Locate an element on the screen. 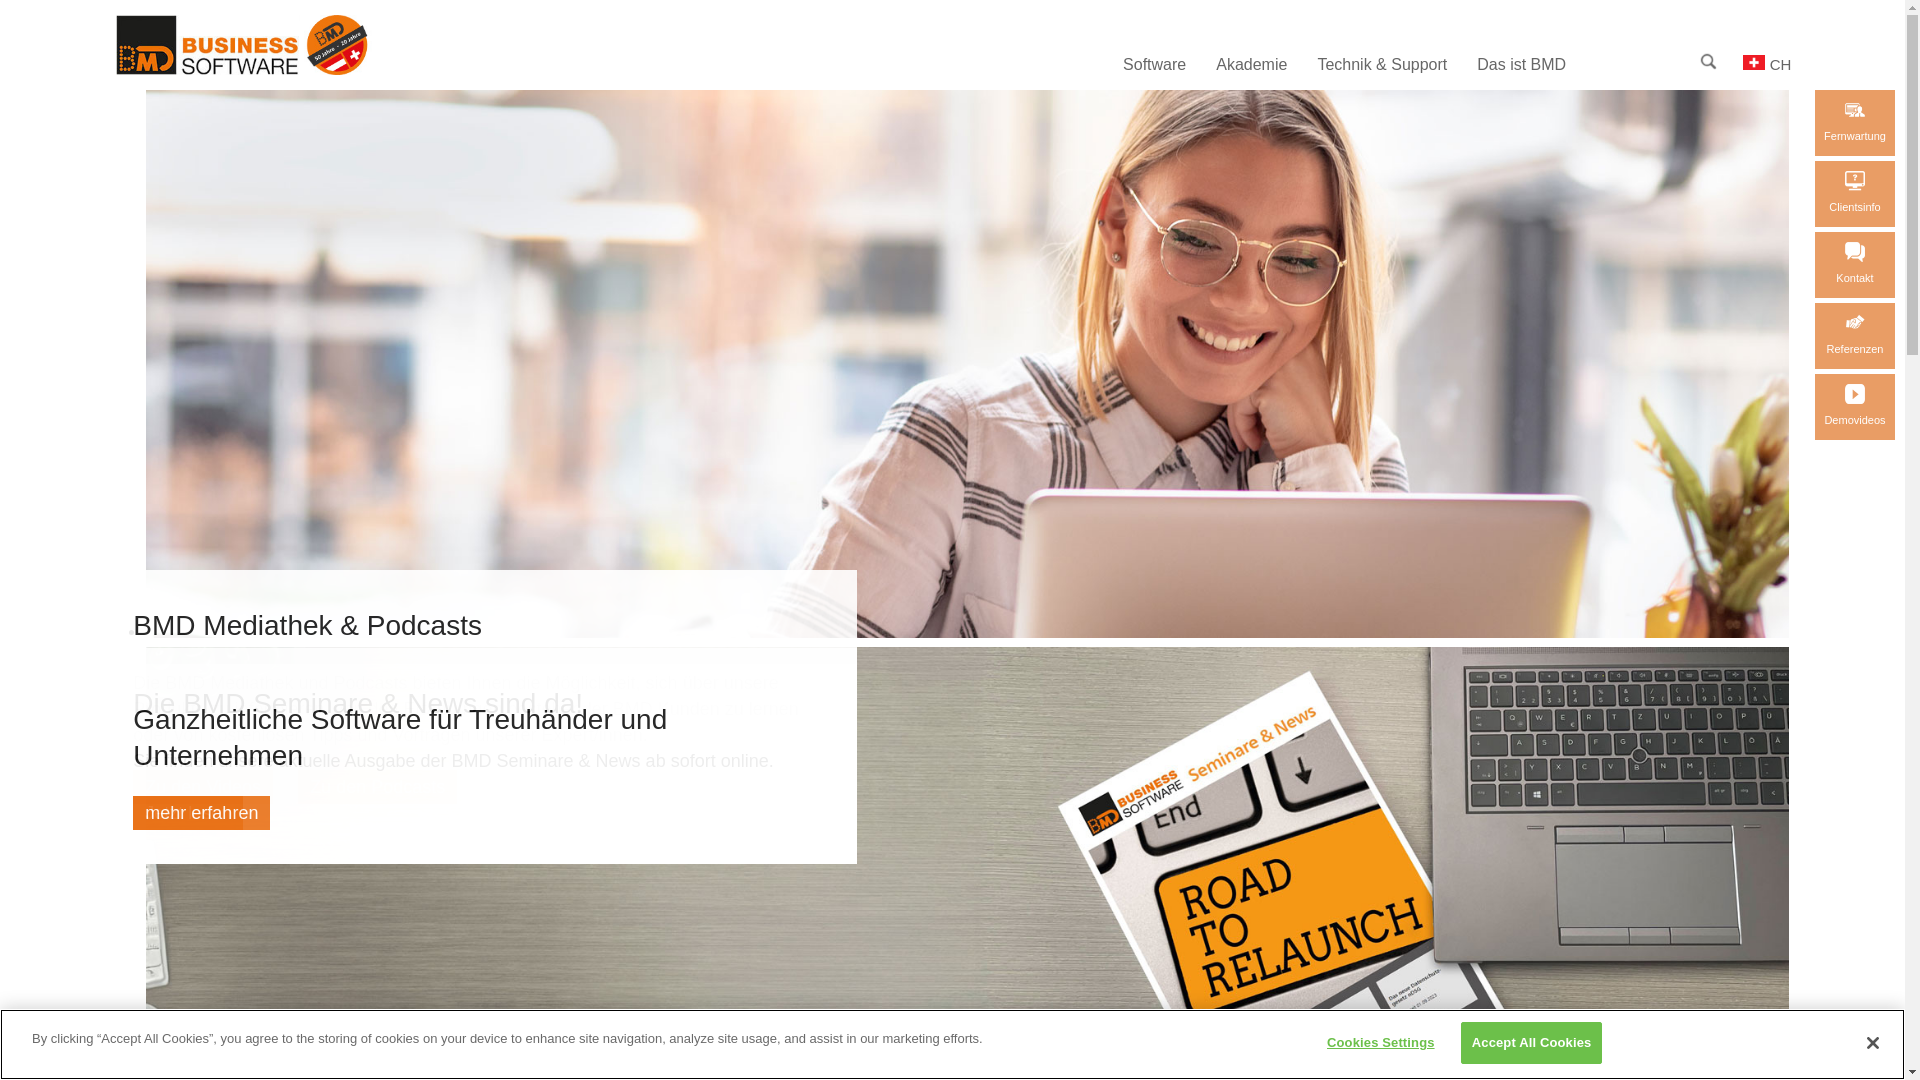 The height and width of the screenshot is (1080, 1920). 'Das ist BMD' is located at coordinates (1462, 64).